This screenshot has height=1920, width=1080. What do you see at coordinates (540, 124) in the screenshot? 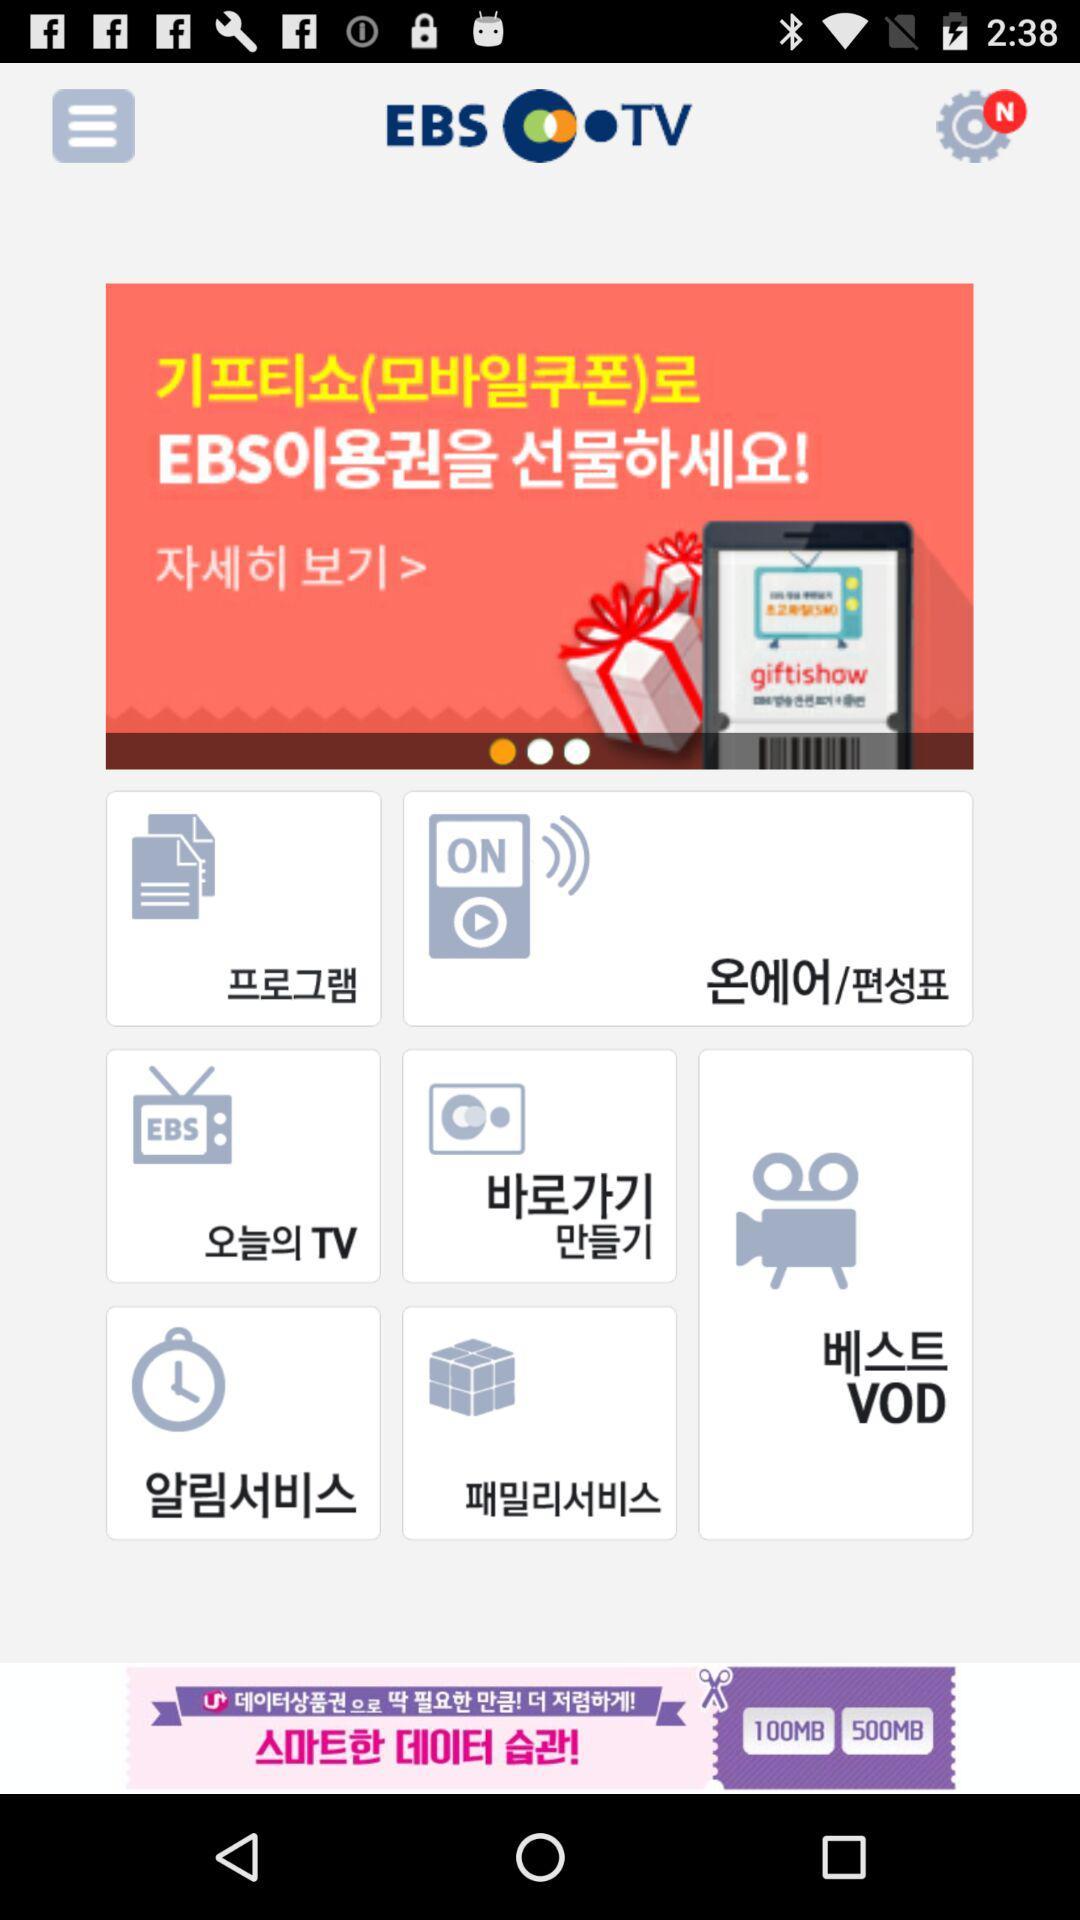
I see `the text which is right to the menu icon` at bounding box center [540, 124].